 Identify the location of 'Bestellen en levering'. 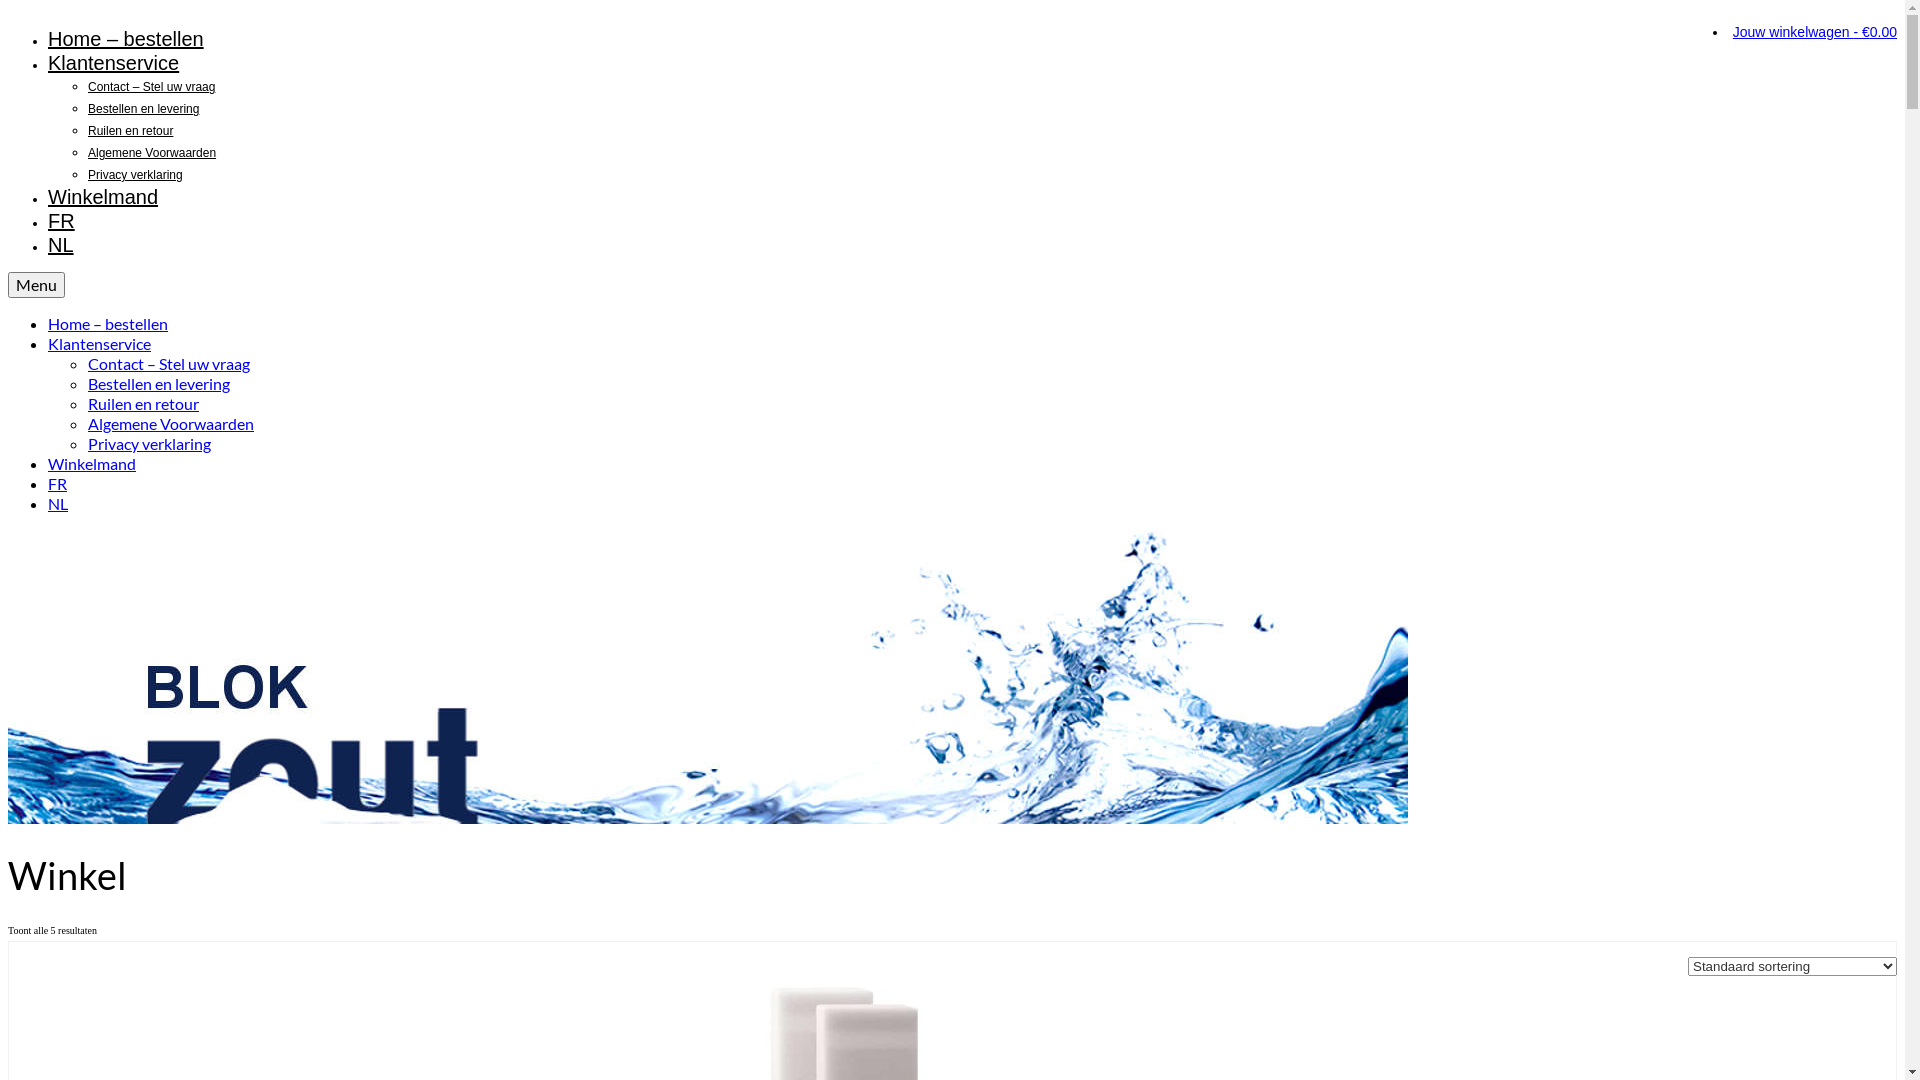
(142, 108).